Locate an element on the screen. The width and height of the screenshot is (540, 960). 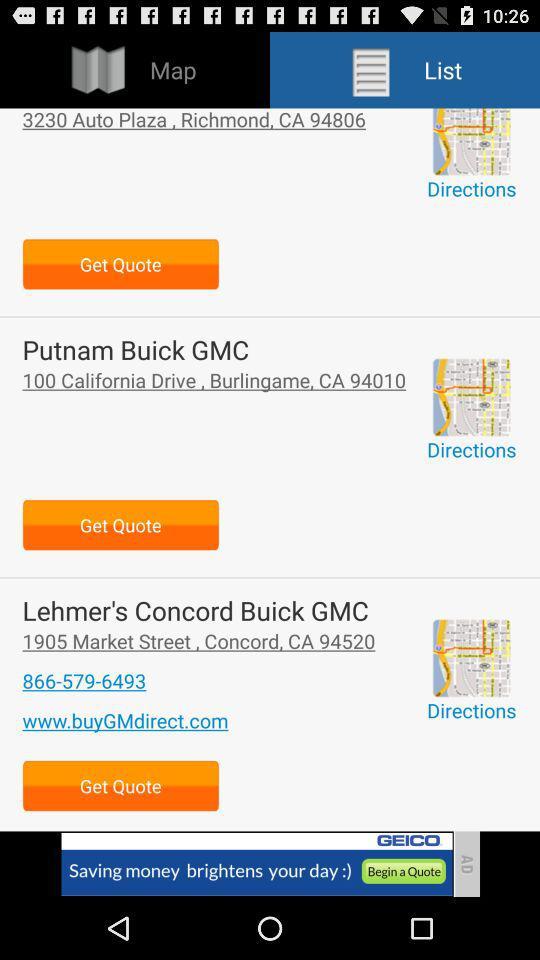
advertisement page is located at coordinates (256, 863).